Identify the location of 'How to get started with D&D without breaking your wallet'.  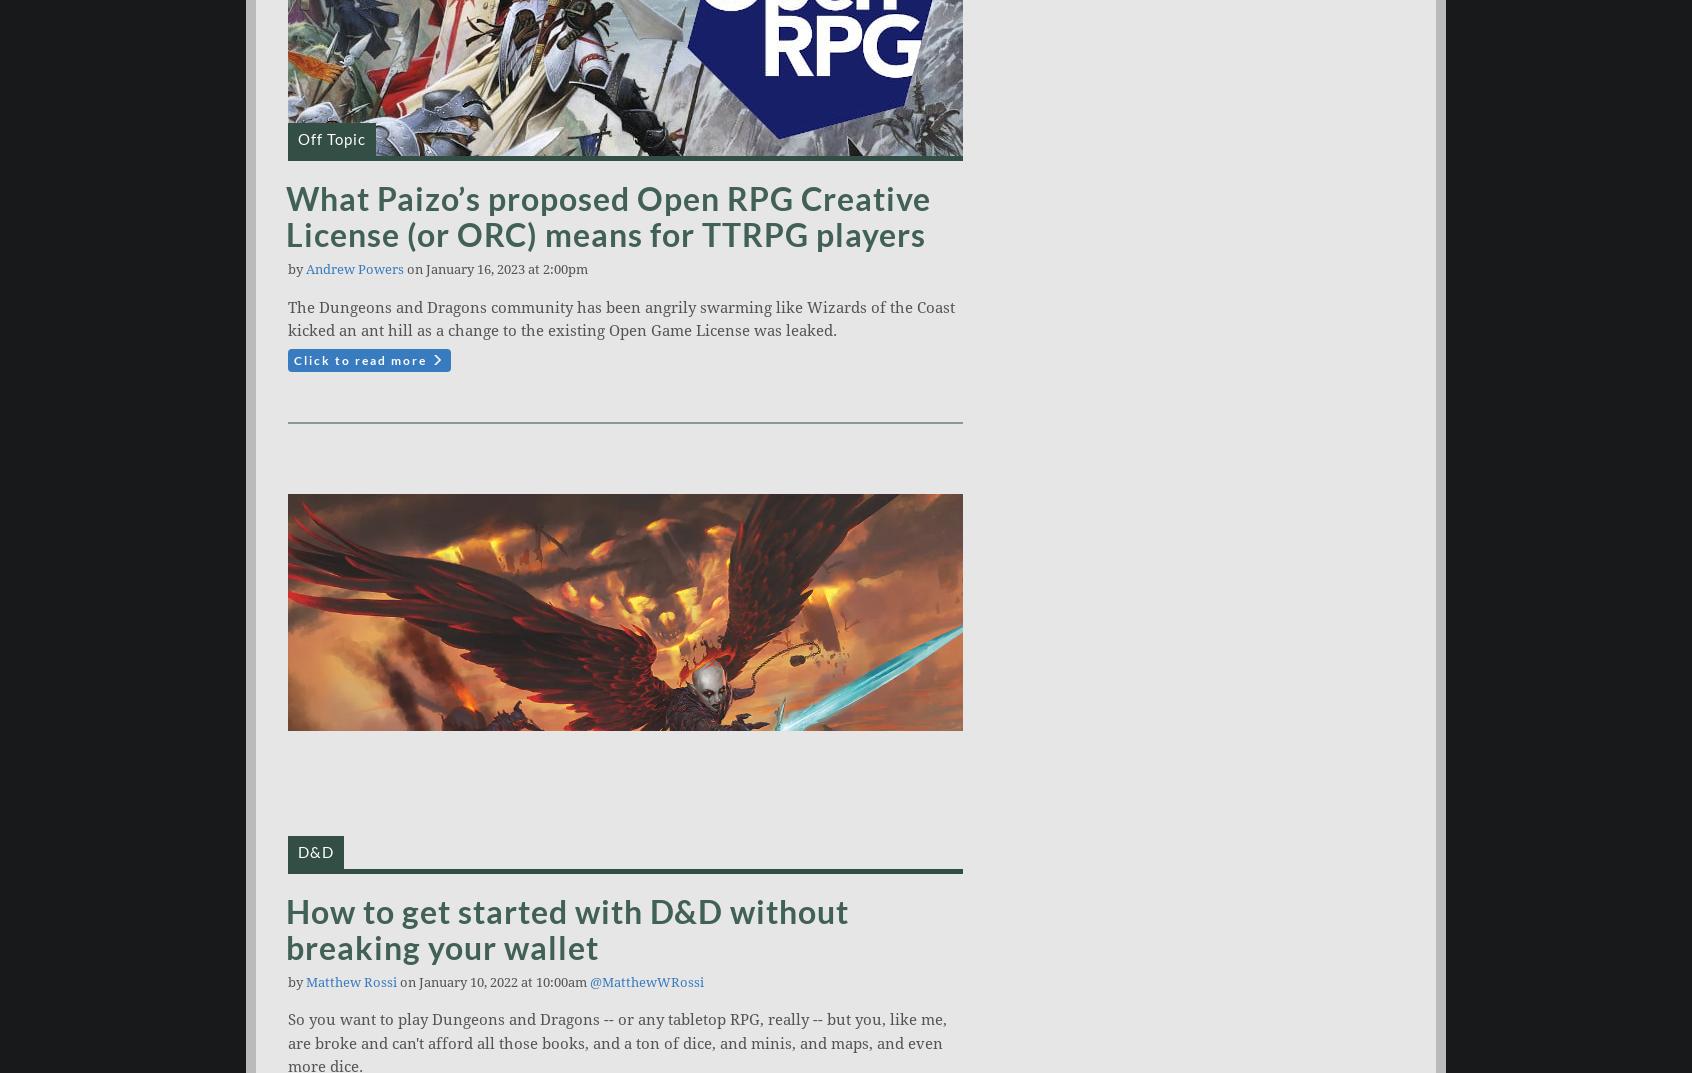
(284, 929).